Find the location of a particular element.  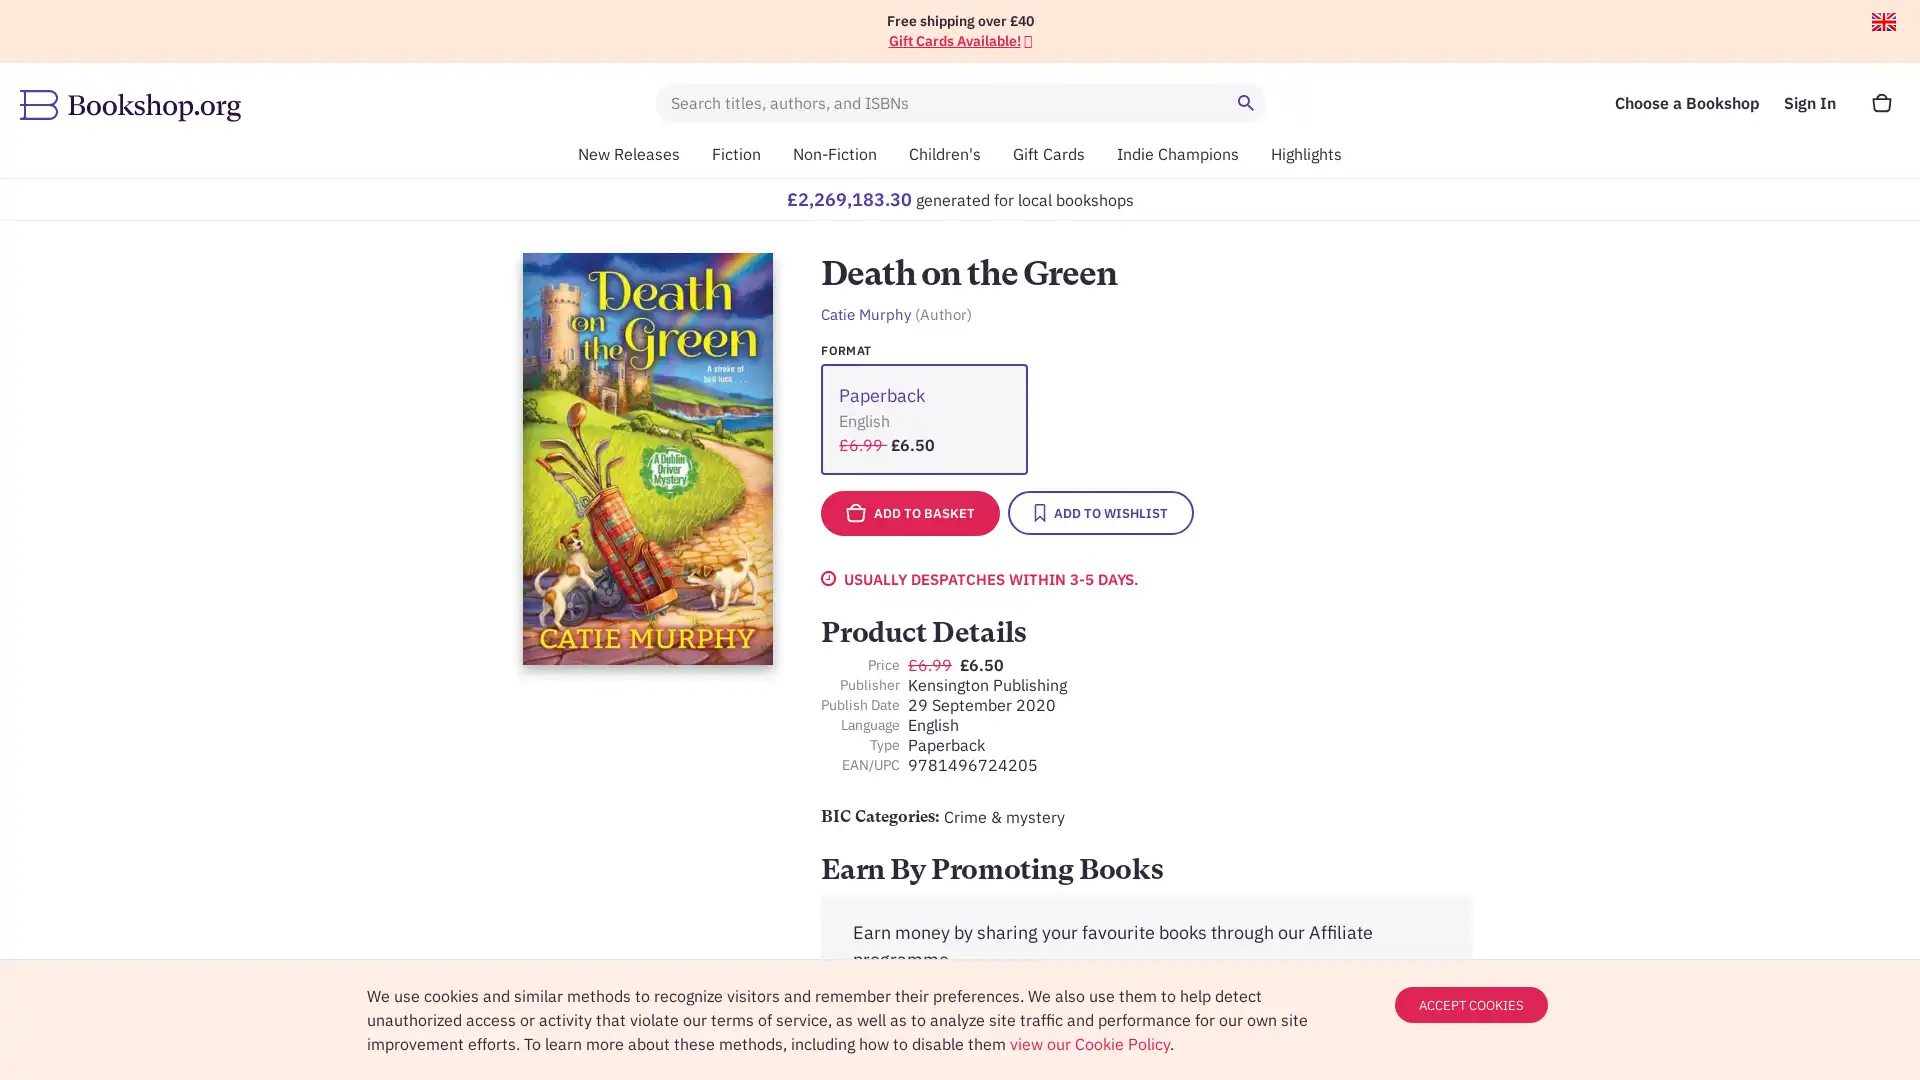

ADD TO BASKET is located at coordinates (916, 512).